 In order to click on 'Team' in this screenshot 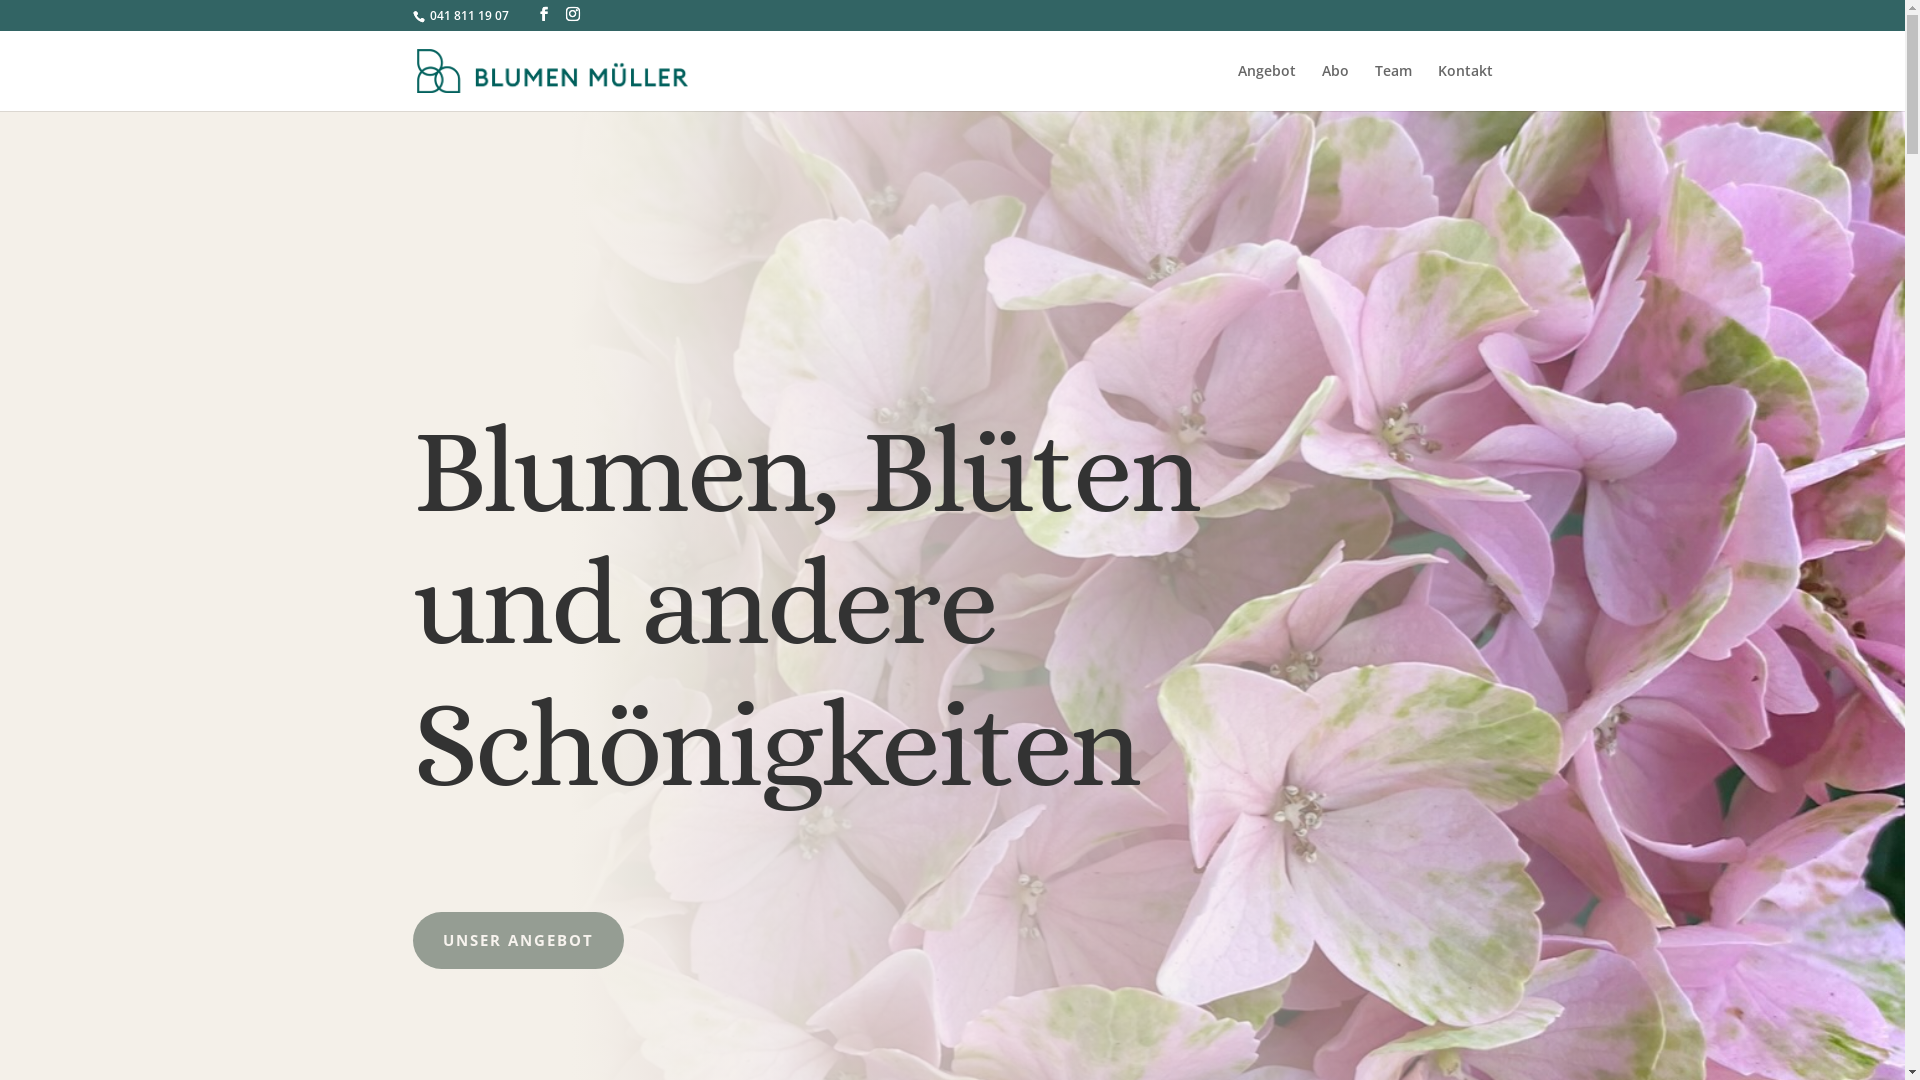, I will do `click(1391, 86)`.